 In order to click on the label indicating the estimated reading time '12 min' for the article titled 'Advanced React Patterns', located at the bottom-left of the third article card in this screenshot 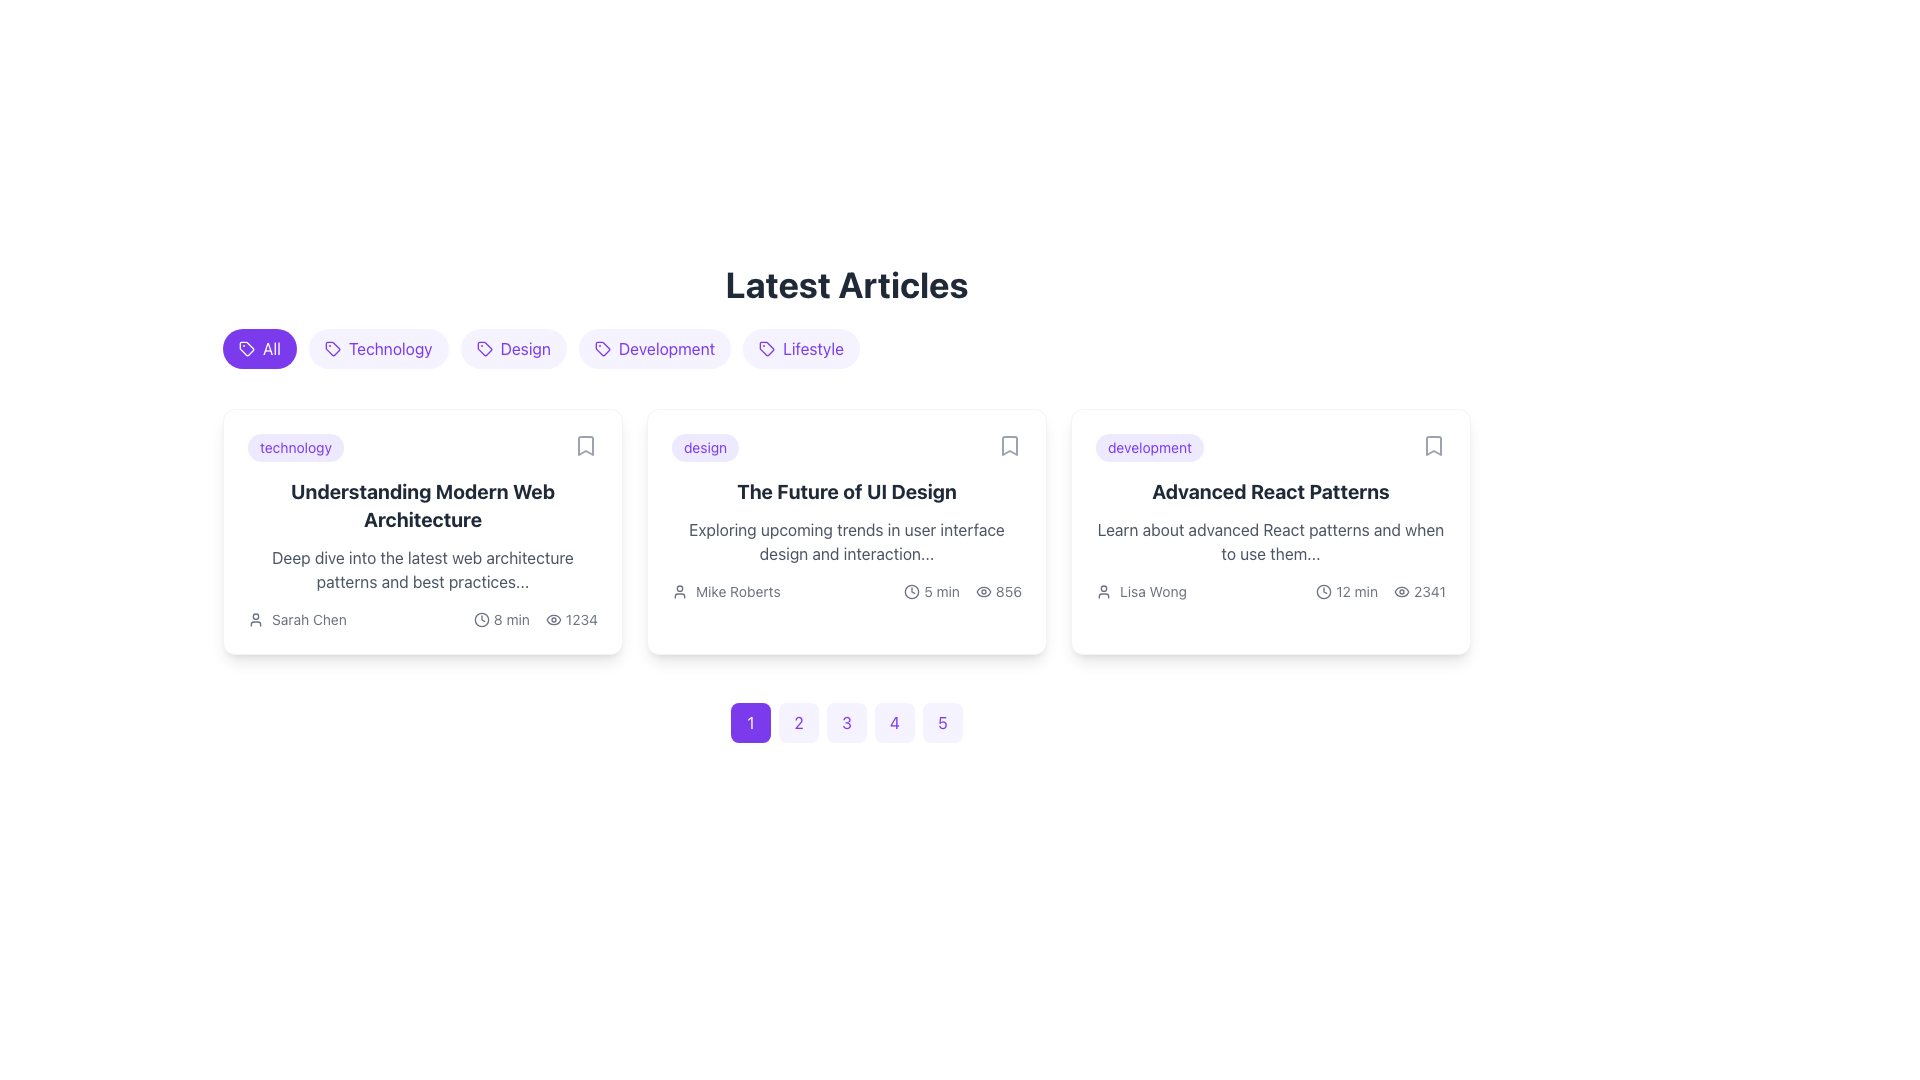, I will do `click(1347, 590)`.